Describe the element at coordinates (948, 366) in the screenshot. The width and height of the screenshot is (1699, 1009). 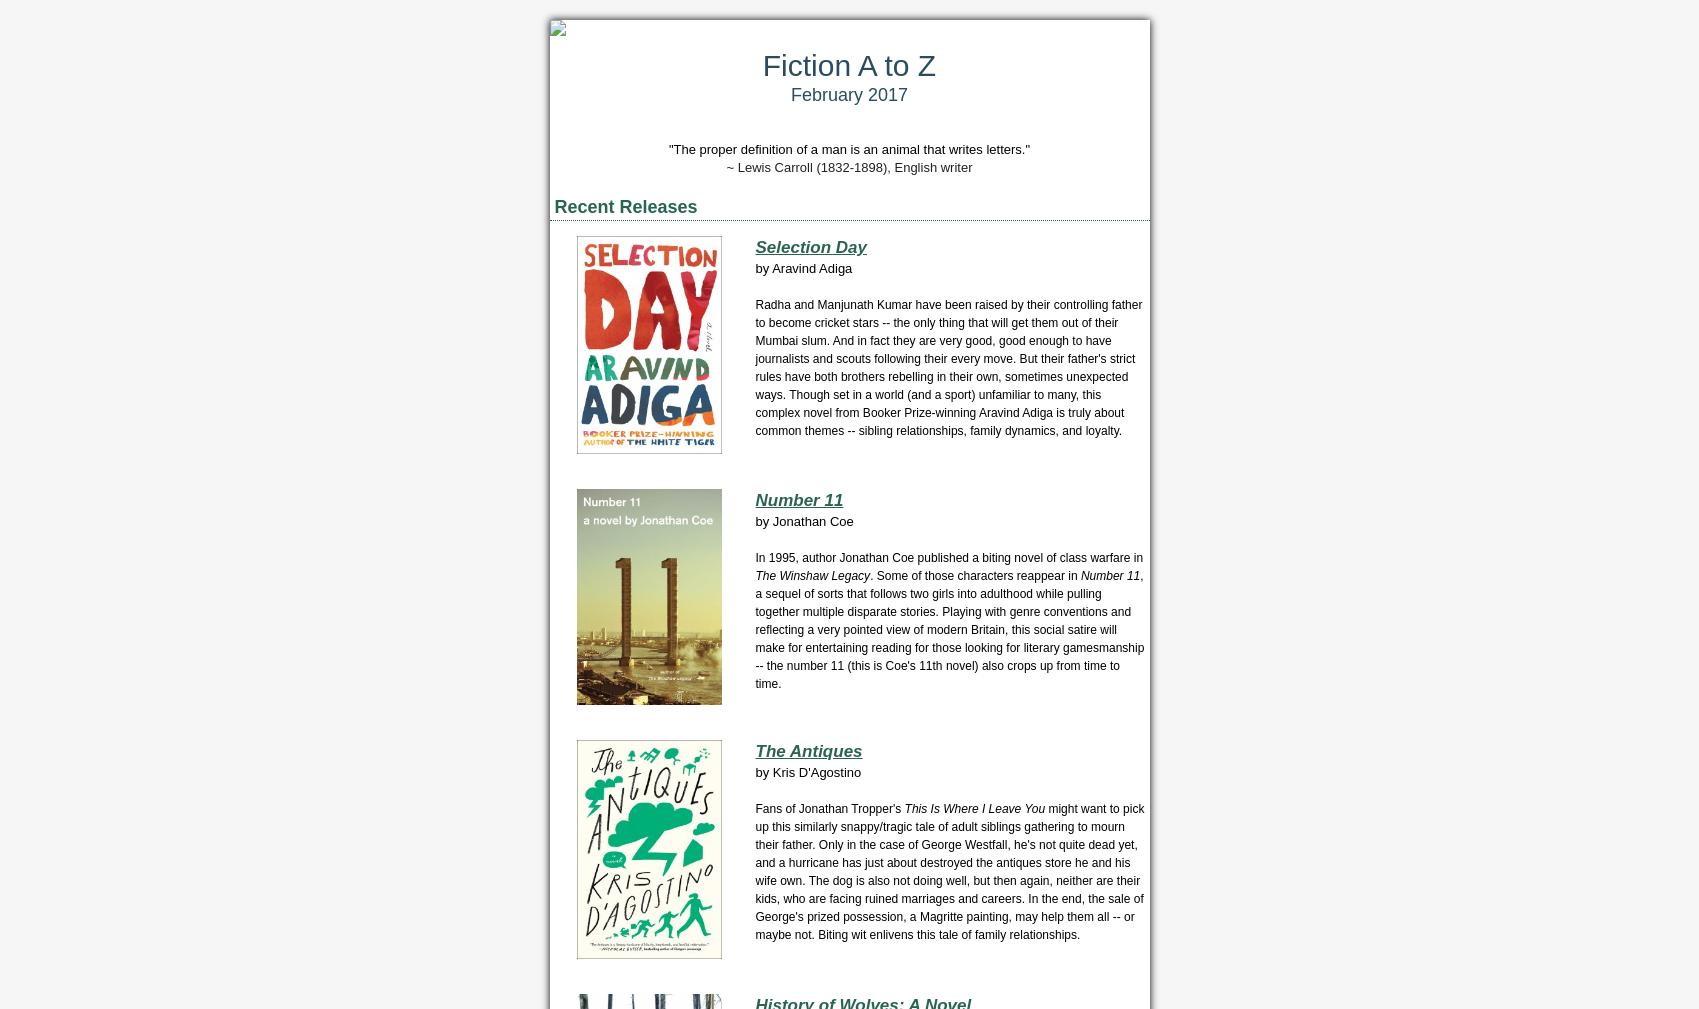
I see `'Radha and Manjunath Kumar have been raised by their controlling father to become cricket stars -- the only thing that will get them out of their Mumbai slum. And in fact they are very good, good enough to have journalists and scouts following their every move. But their father's strict rules have both brothers rebelling in their own, sometimes unexpected ways. Though set in a world (and a sport) unfamiliar to many, this complex novel from Booker Prize-winning Aravind Adiga is truly about common themes -- sibling relationships, family dynamics, and loyalty.'` at that location.